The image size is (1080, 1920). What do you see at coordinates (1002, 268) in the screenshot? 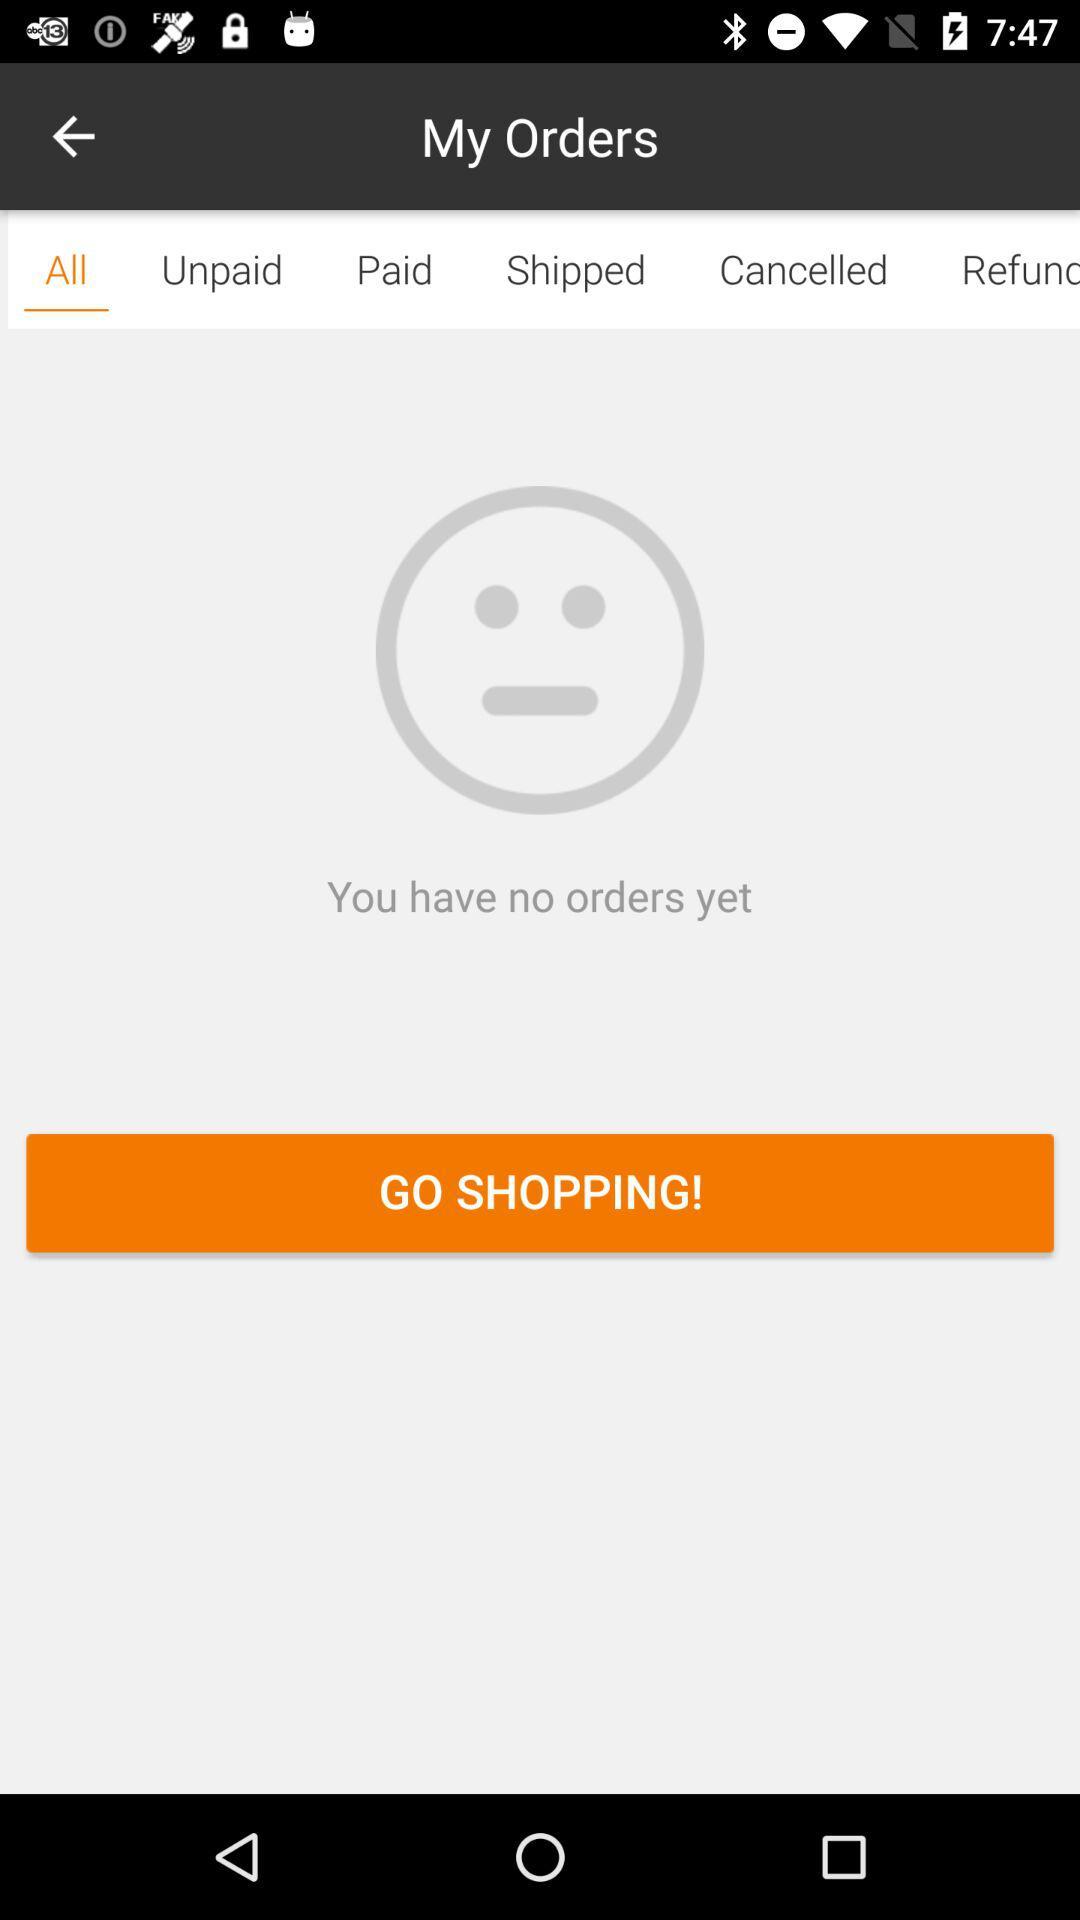
I see `refund` at bounding box center [1002, 268].